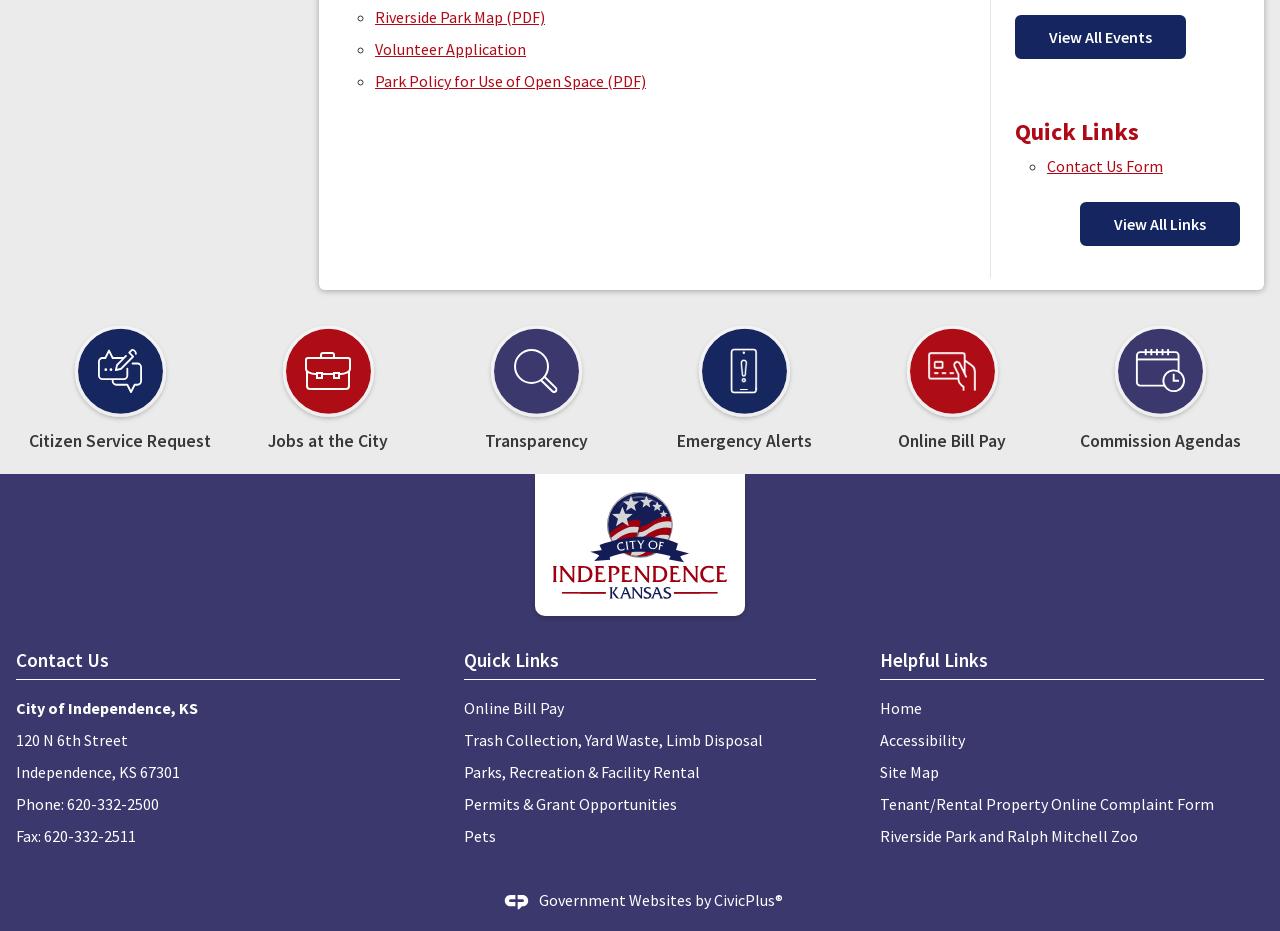 Image resolution: width=1280 pixels, height=931 pixels. Describe the element at coordinates (612, 739) in the screenshot. I see `'Trash Collection, Yard Waste, Limb Disposal'` at that location.